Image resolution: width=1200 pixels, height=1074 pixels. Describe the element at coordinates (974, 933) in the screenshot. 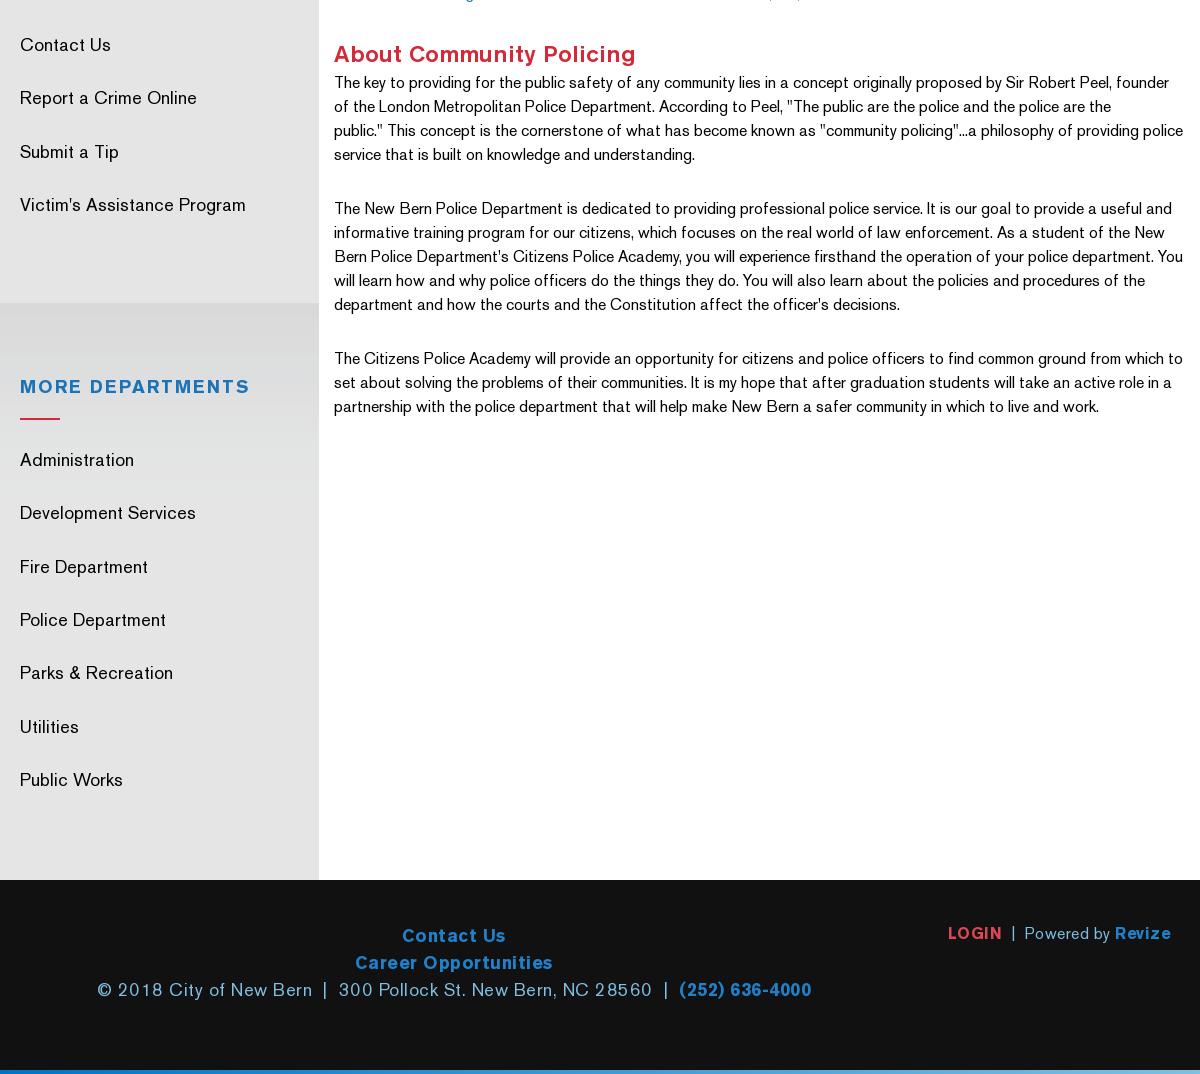

I see `'LOGIN'` at that location.